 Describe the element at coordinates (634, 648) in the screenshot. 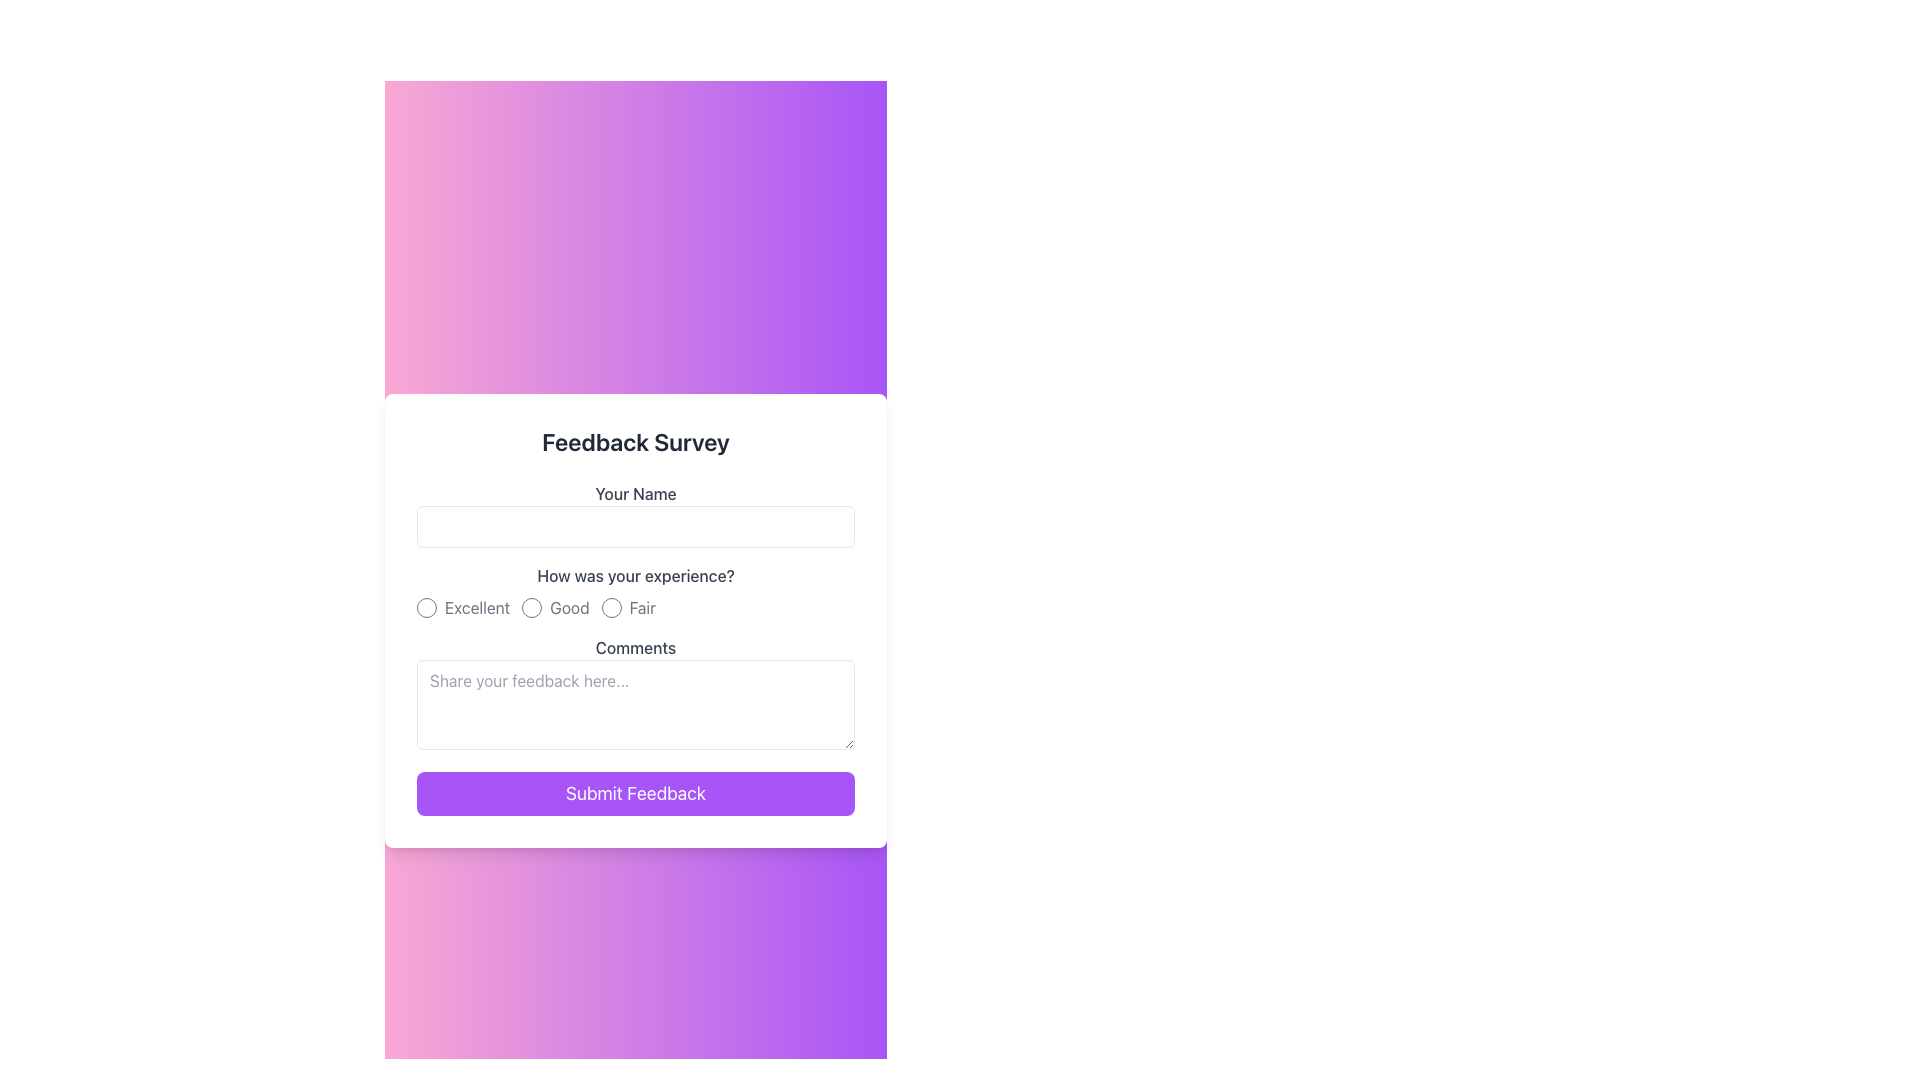

I see `the text label indicating the purpose of the following comment input box, which is located in the center of the feedback form, directly above the multi-line comment input field` at that location.